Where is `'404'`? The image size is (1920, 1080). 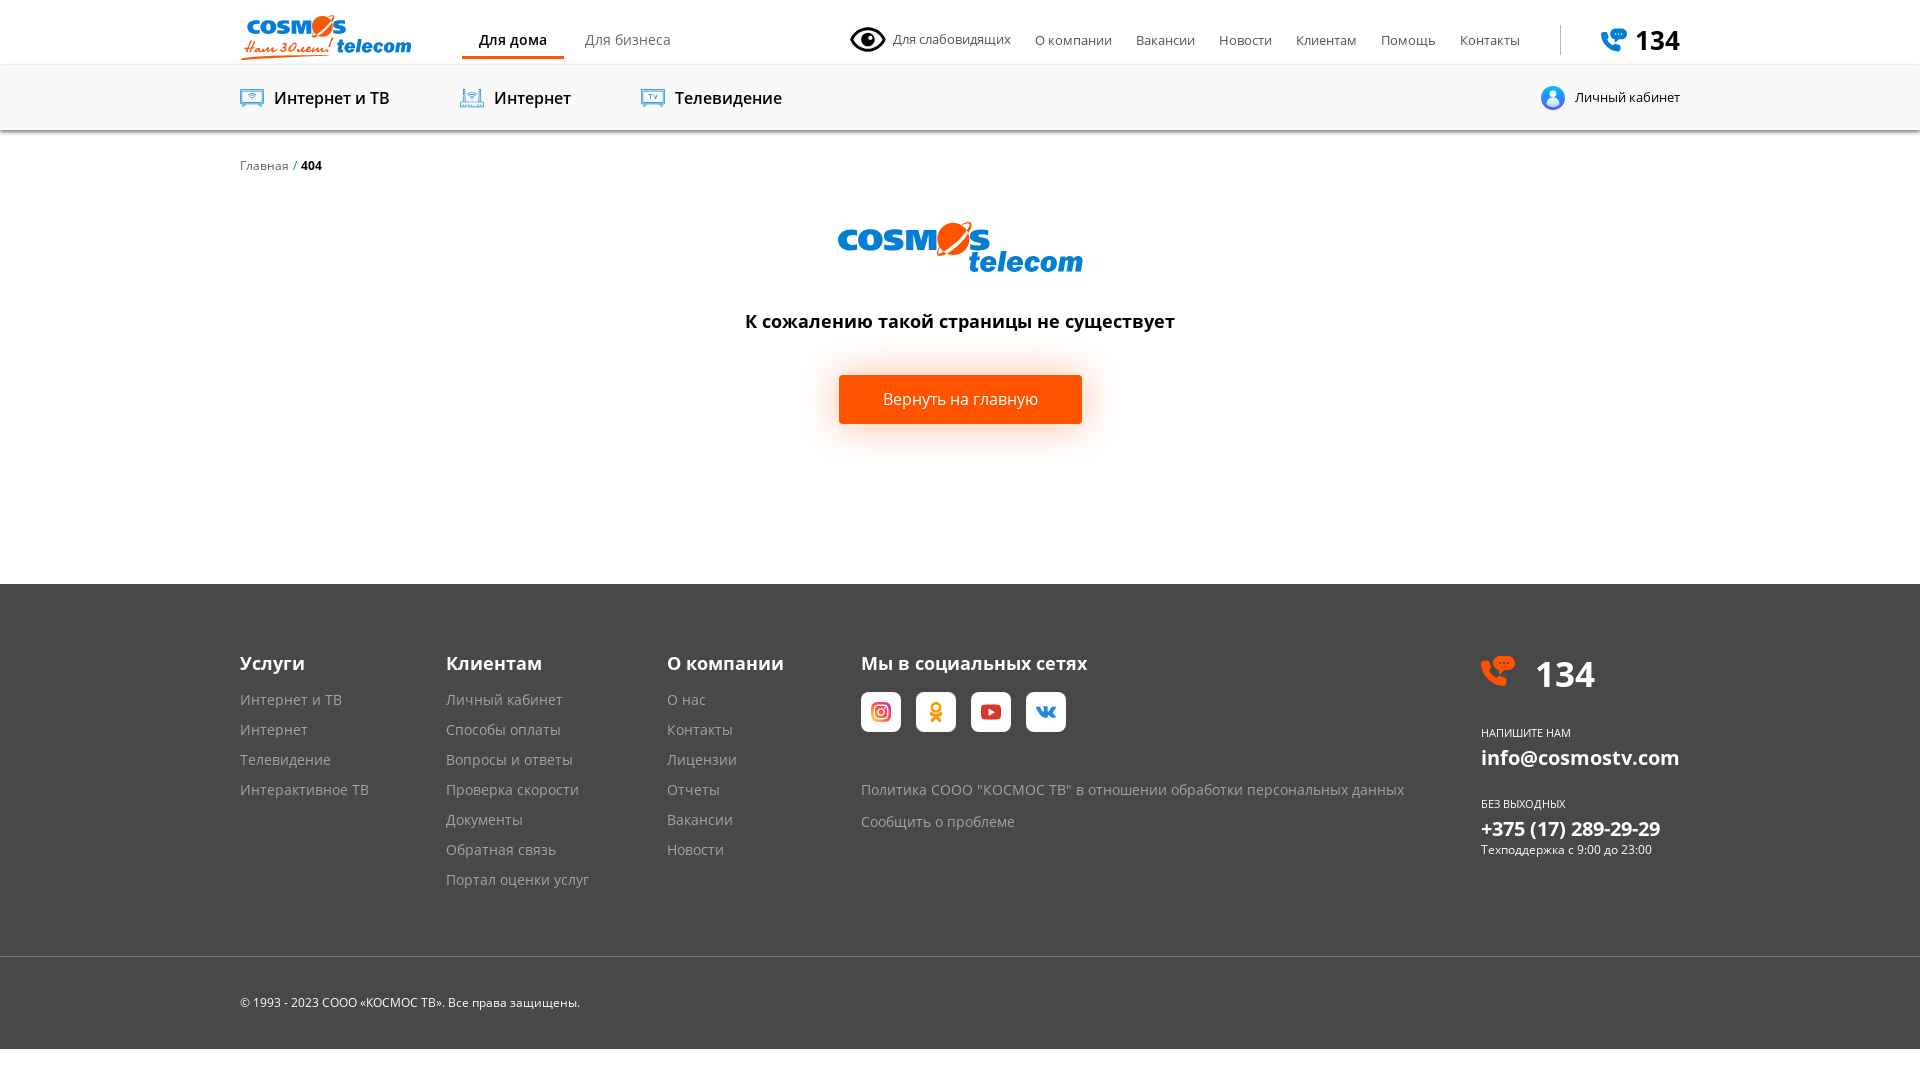
'404' is located at coordinates (310, 164).